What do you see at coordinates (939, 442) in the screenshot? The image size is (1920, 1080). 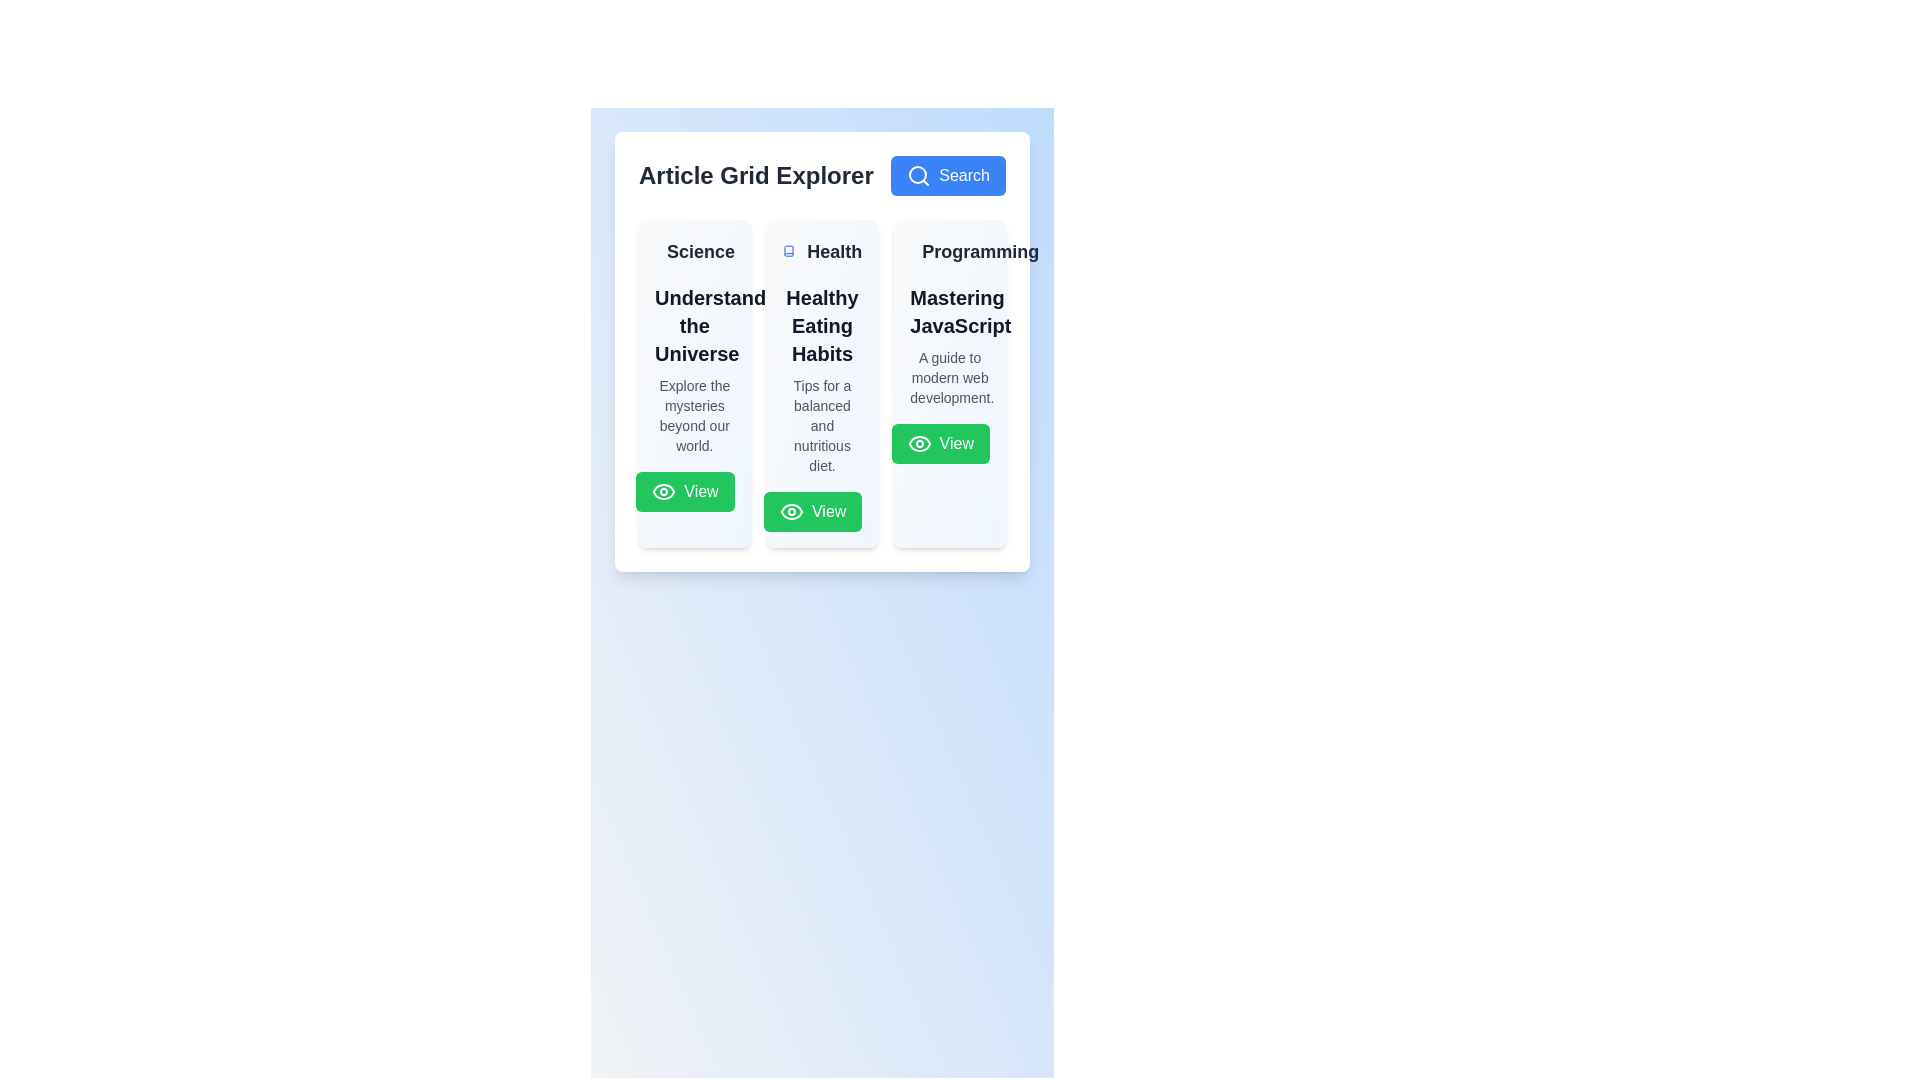 I see `the rectangular green button labeled 'View' with an eye icon located at the bottom of the 'Programming' card` at bounding box center [939, 442].